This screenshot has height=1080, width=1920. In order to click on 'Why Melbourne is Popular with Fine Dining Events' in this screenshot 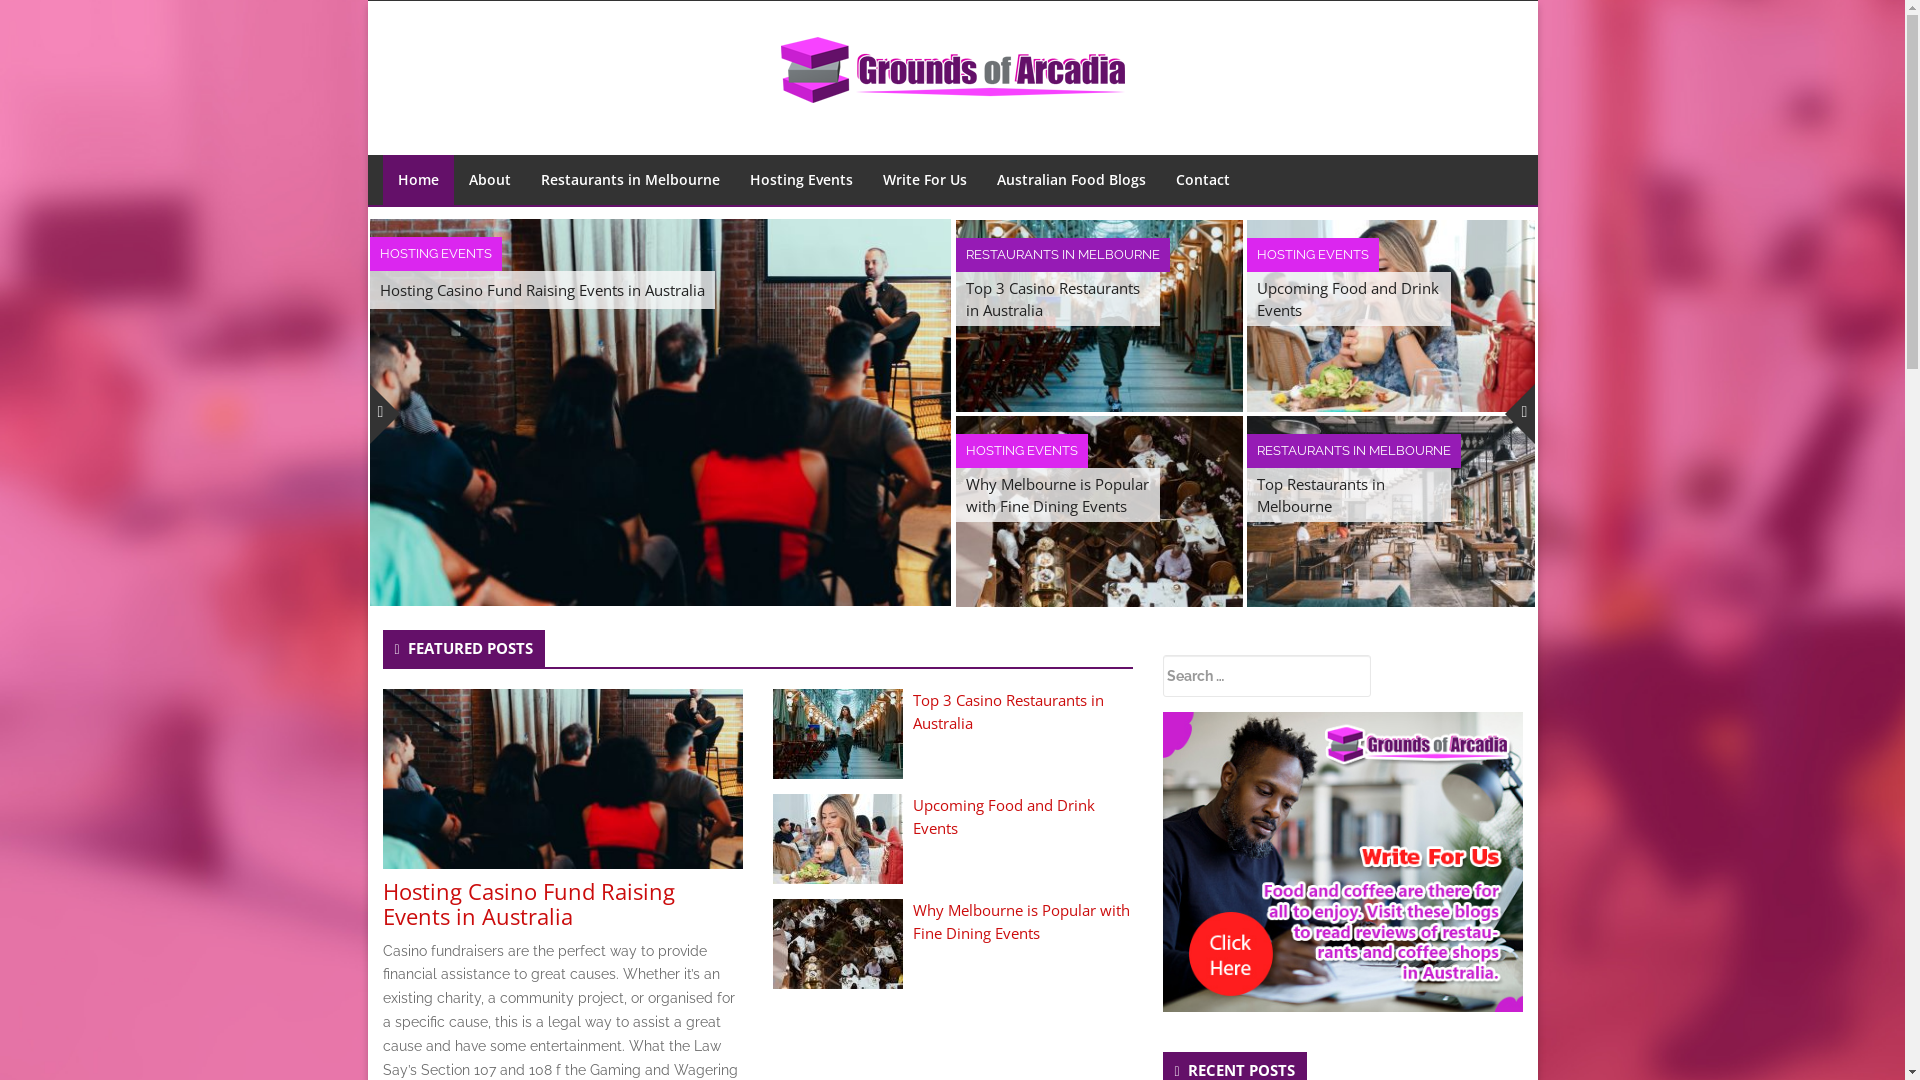, I will do `click(1098, 511)`.